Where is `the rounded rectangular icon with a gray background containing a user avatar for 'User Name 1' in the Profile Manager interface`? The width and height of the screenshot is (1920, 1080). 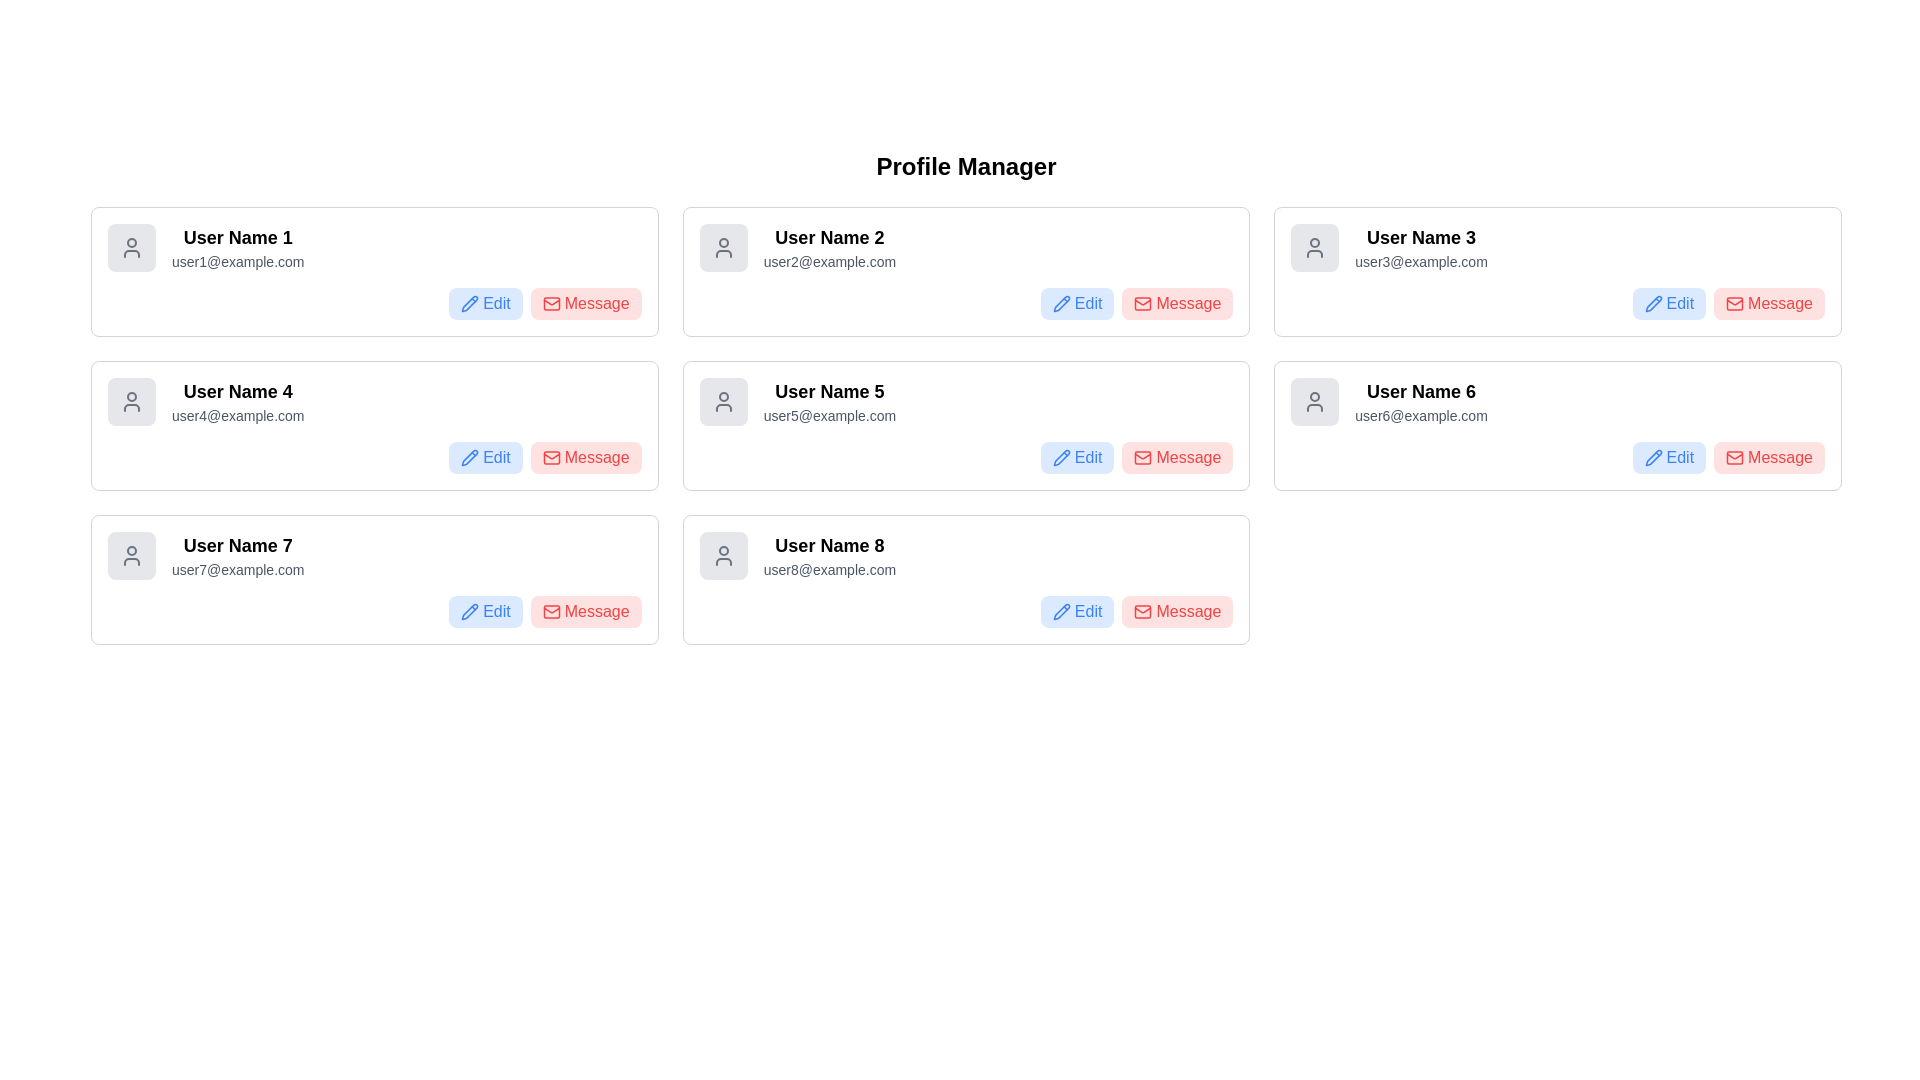 the rounded rectangular icon with a gray background containing a user avatar for 'User Name 1' in the Profile Manager interface is located at coordinates (131, 246).